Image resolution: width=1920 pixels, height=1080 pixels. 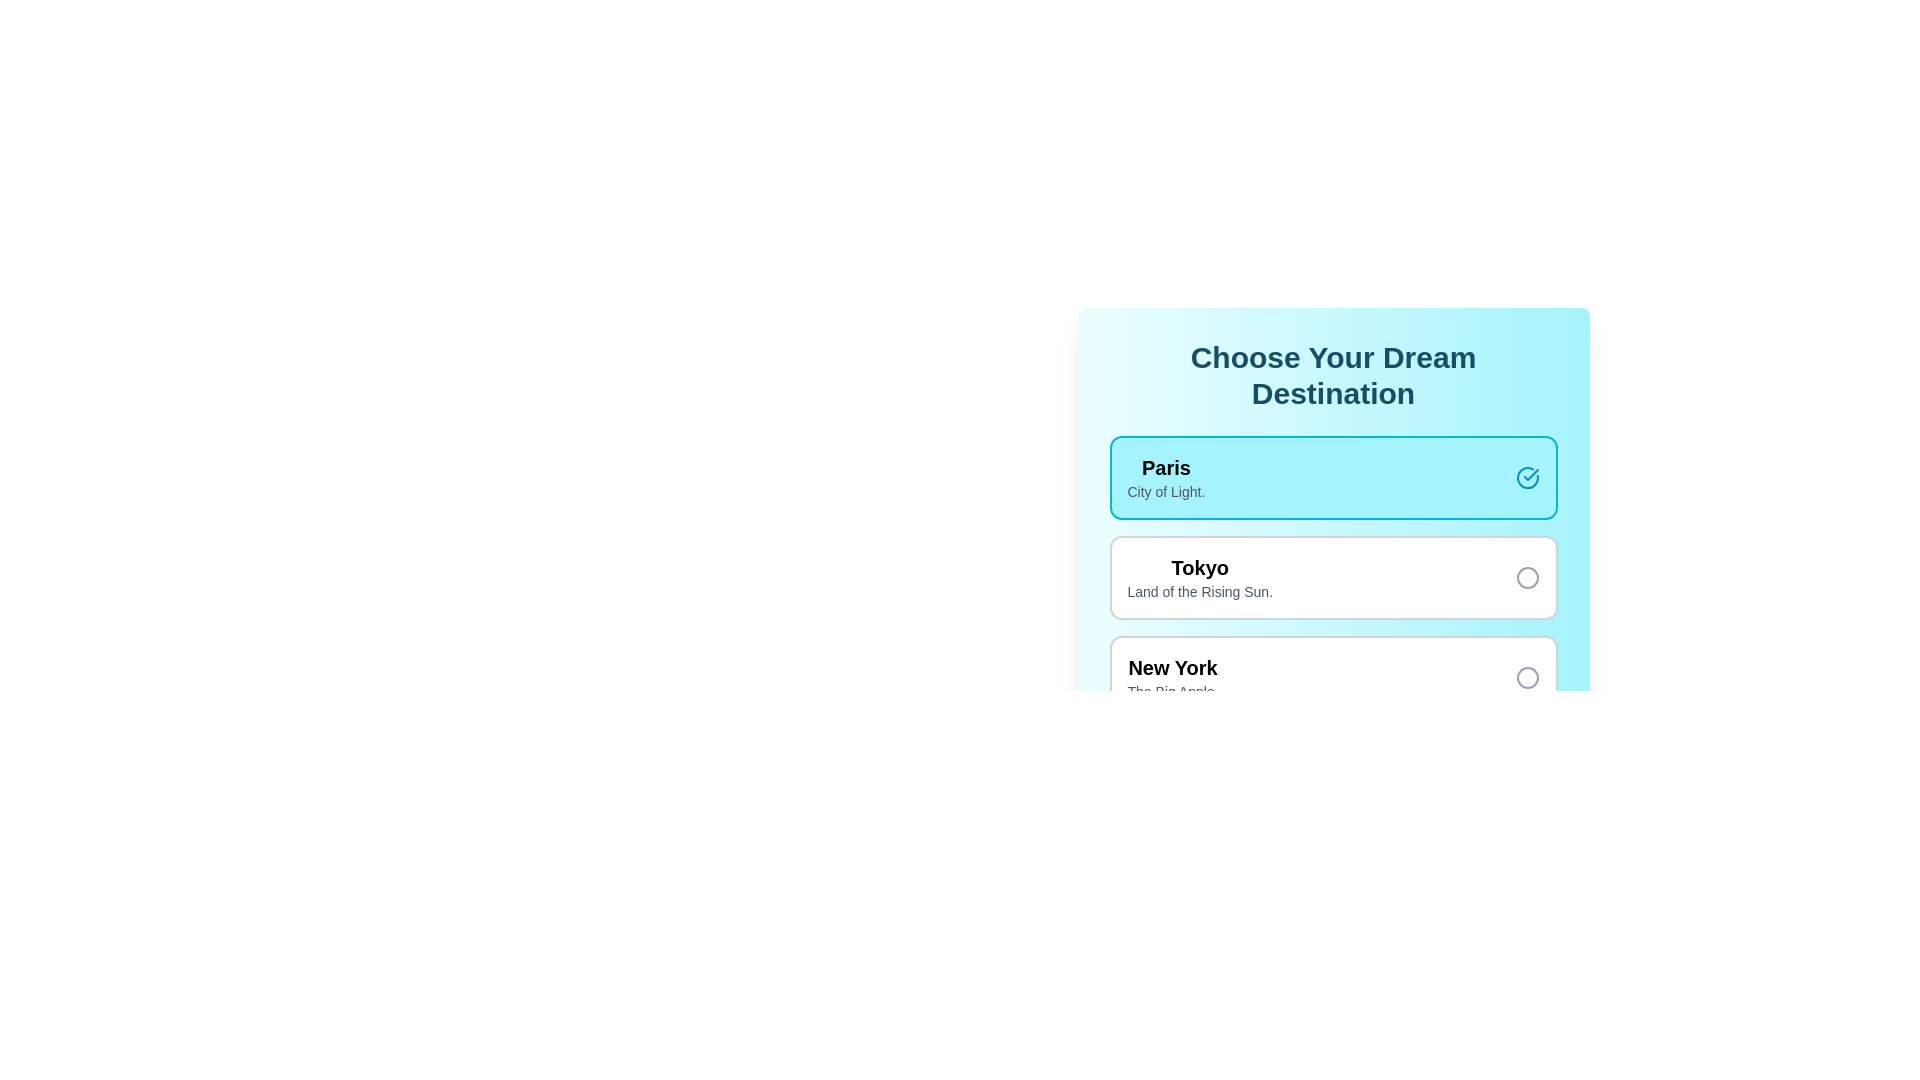 What do you see at coordinates (1333, 578) in the screenshot?
I see `the 'Tokyo' option` at bounding box center [1333, 578].